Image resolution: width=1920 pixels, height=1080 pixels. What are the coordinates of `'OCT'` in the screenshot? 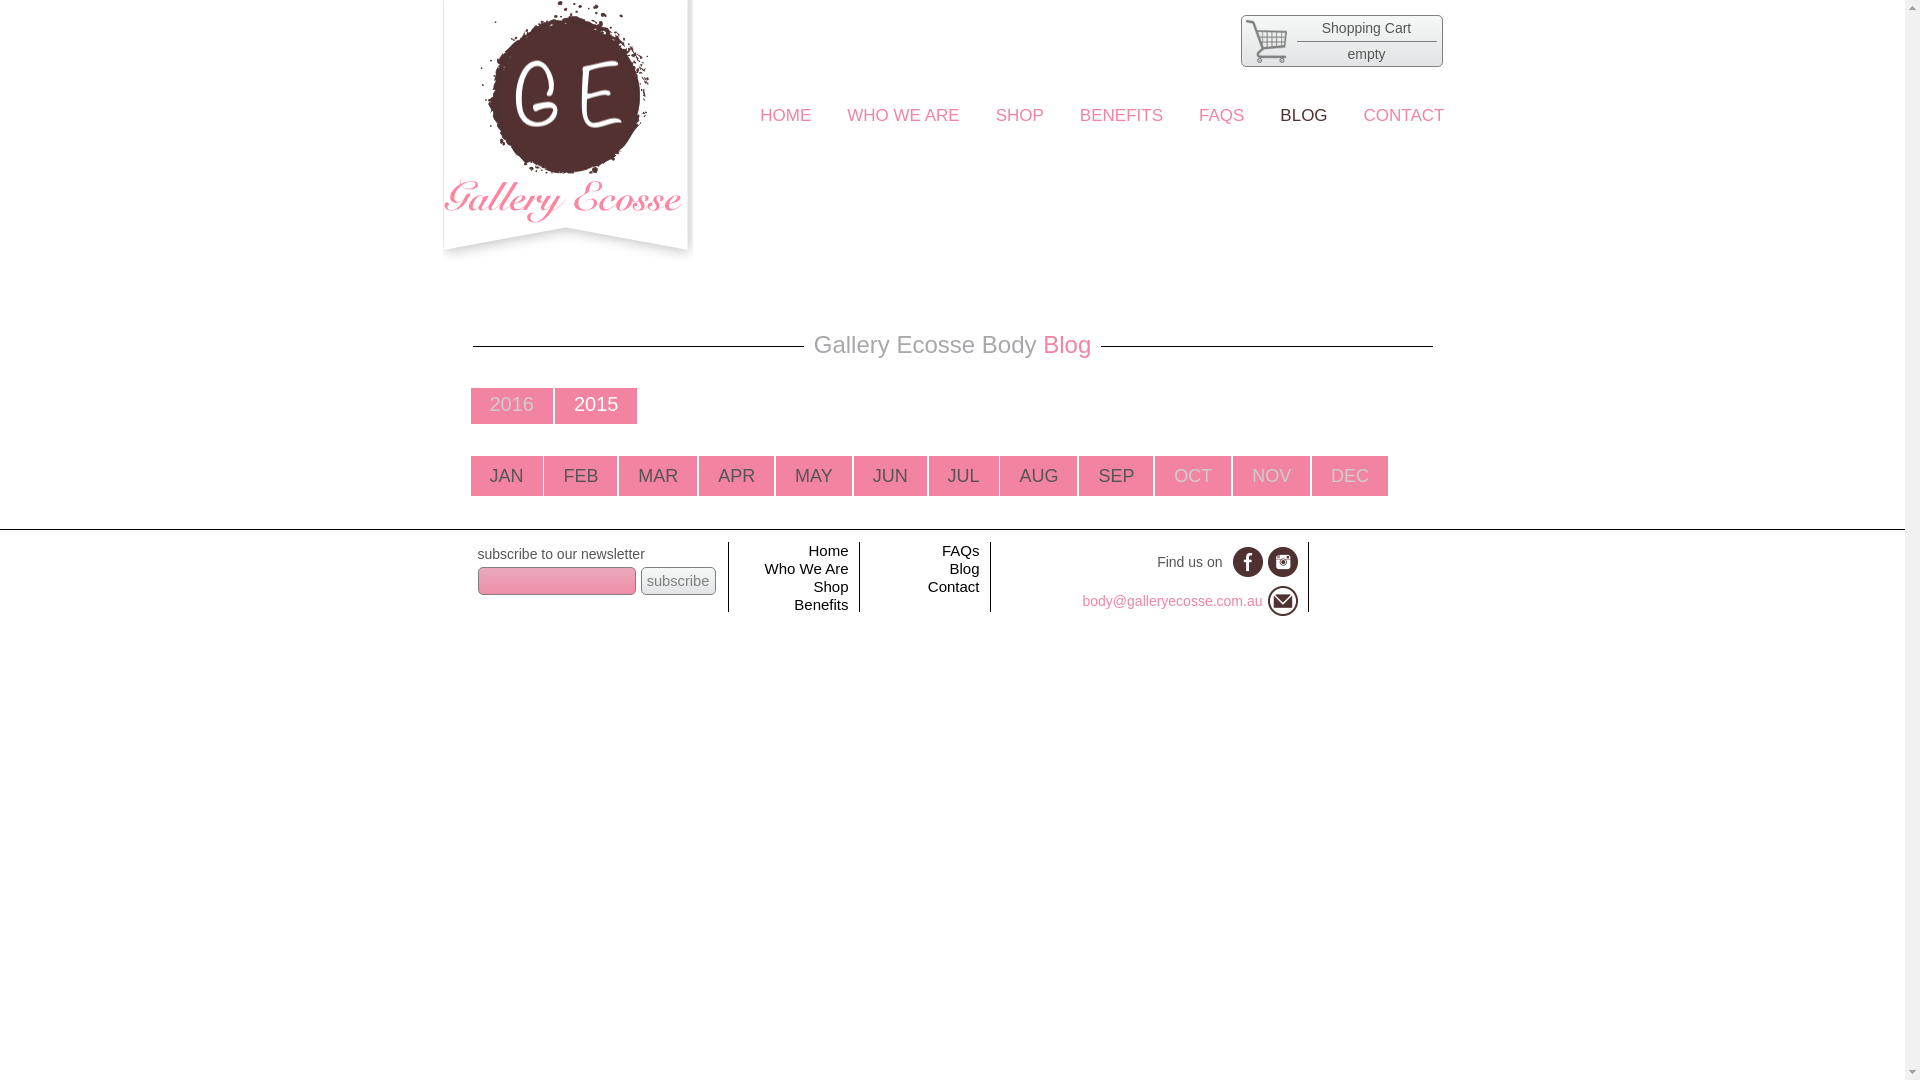 It's located at (1193, 475).